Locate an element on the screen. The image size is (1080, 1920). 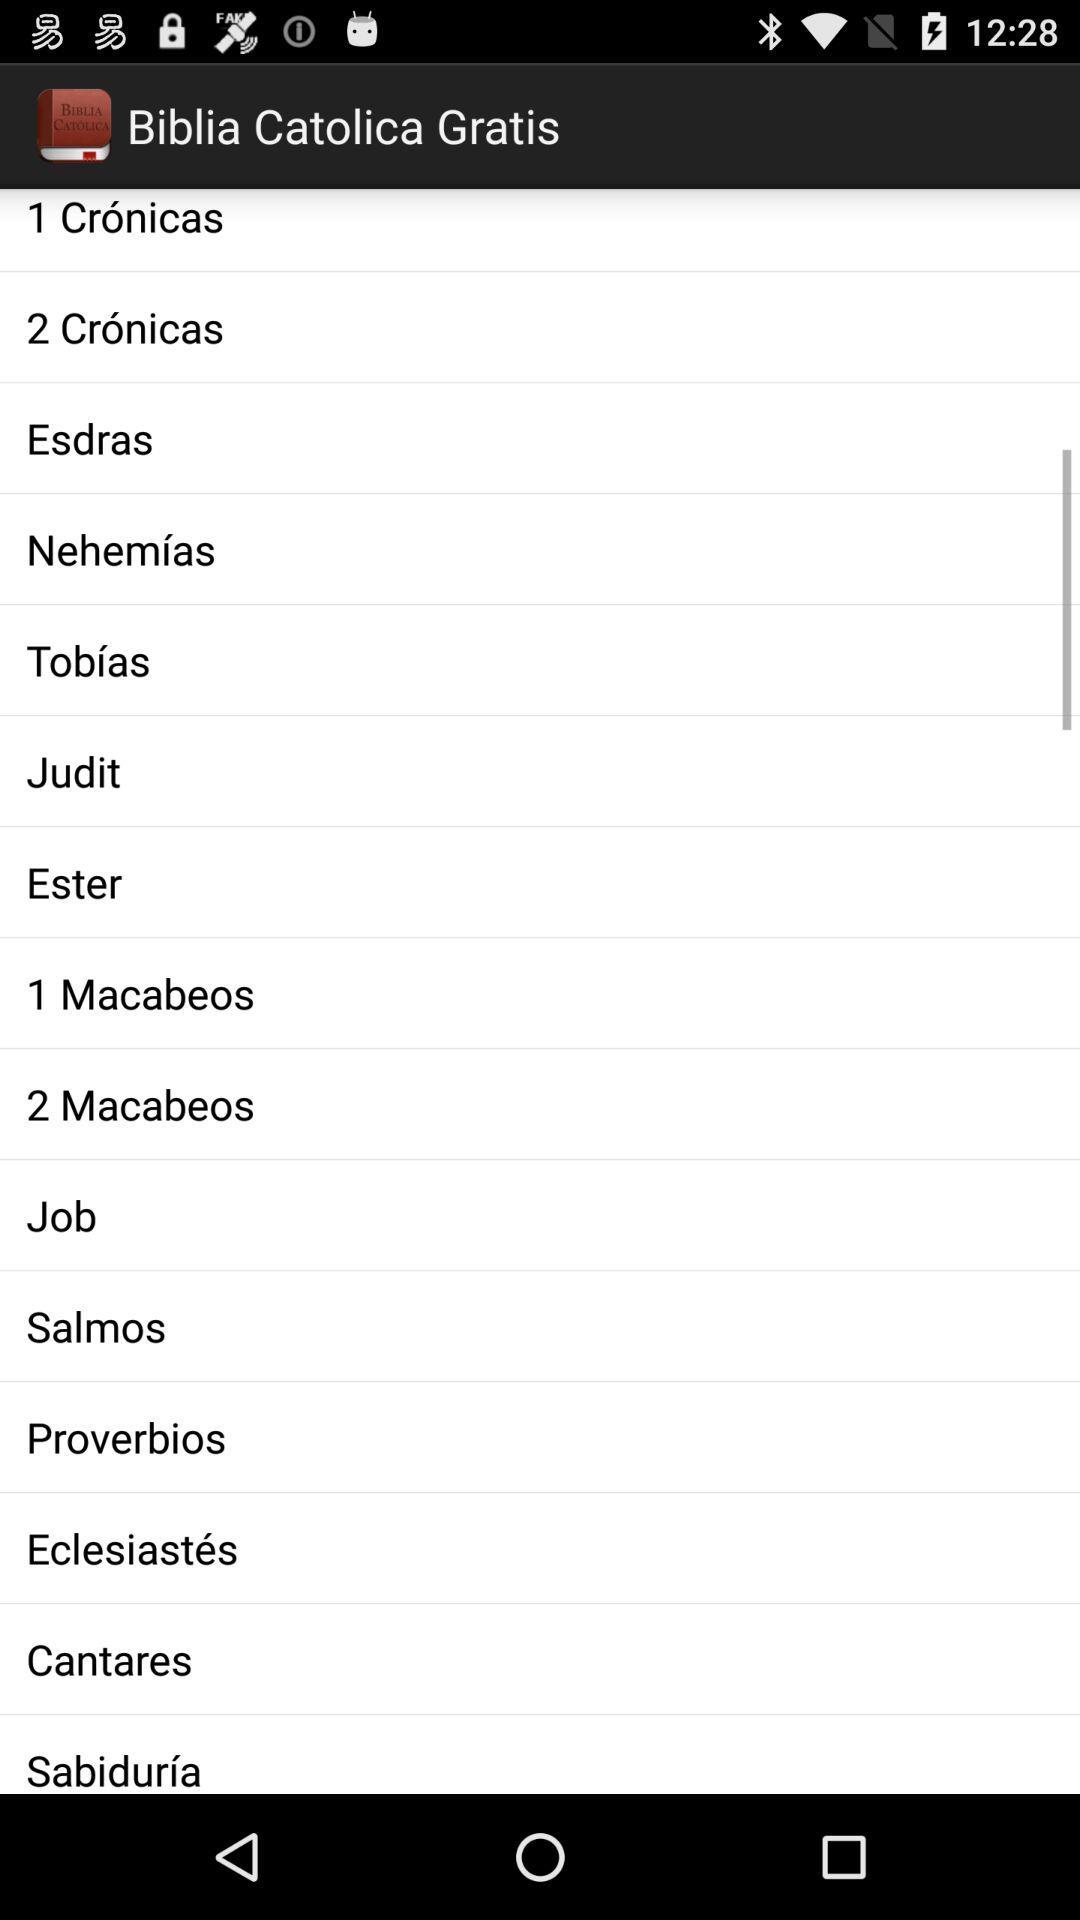
cantares app is located at coordinates (540, 1659).